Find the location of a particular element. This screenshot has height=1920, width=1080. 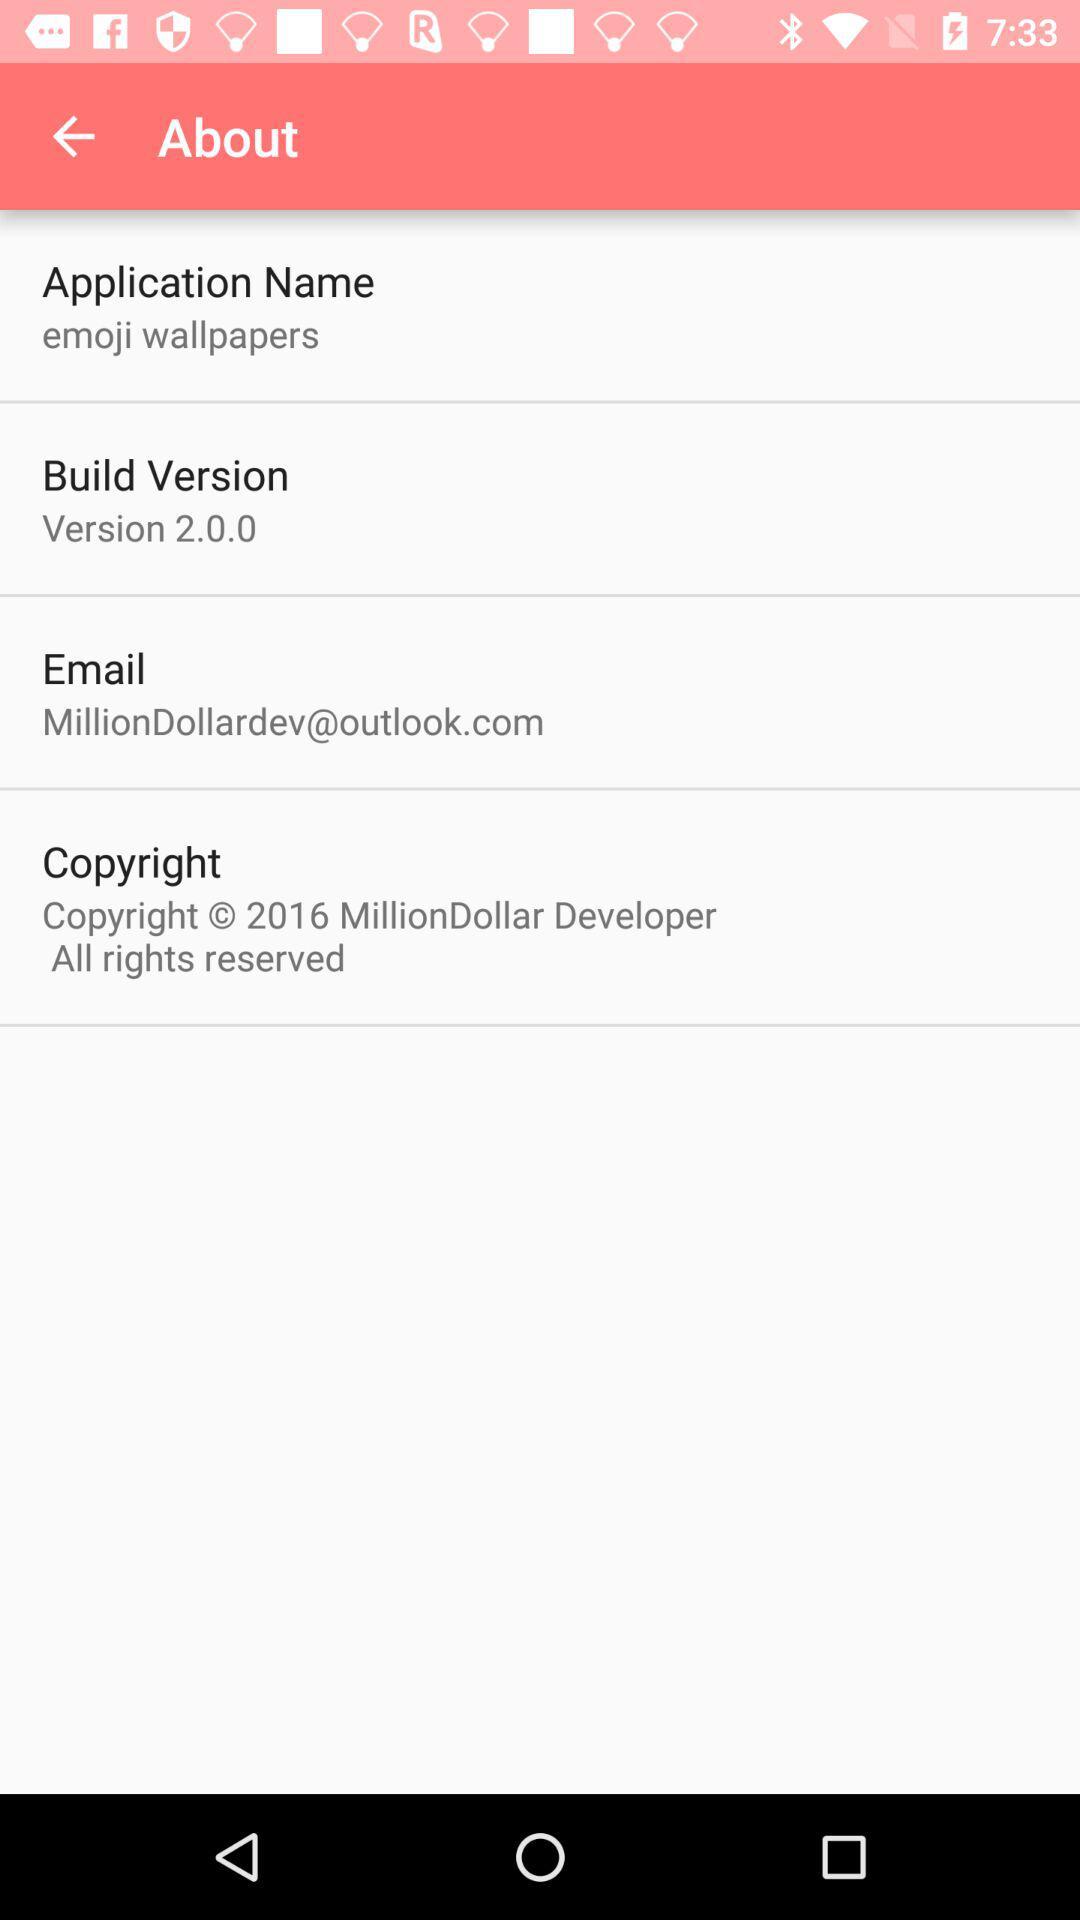

icon above the copyright icon is located at coordinates (293, 720).